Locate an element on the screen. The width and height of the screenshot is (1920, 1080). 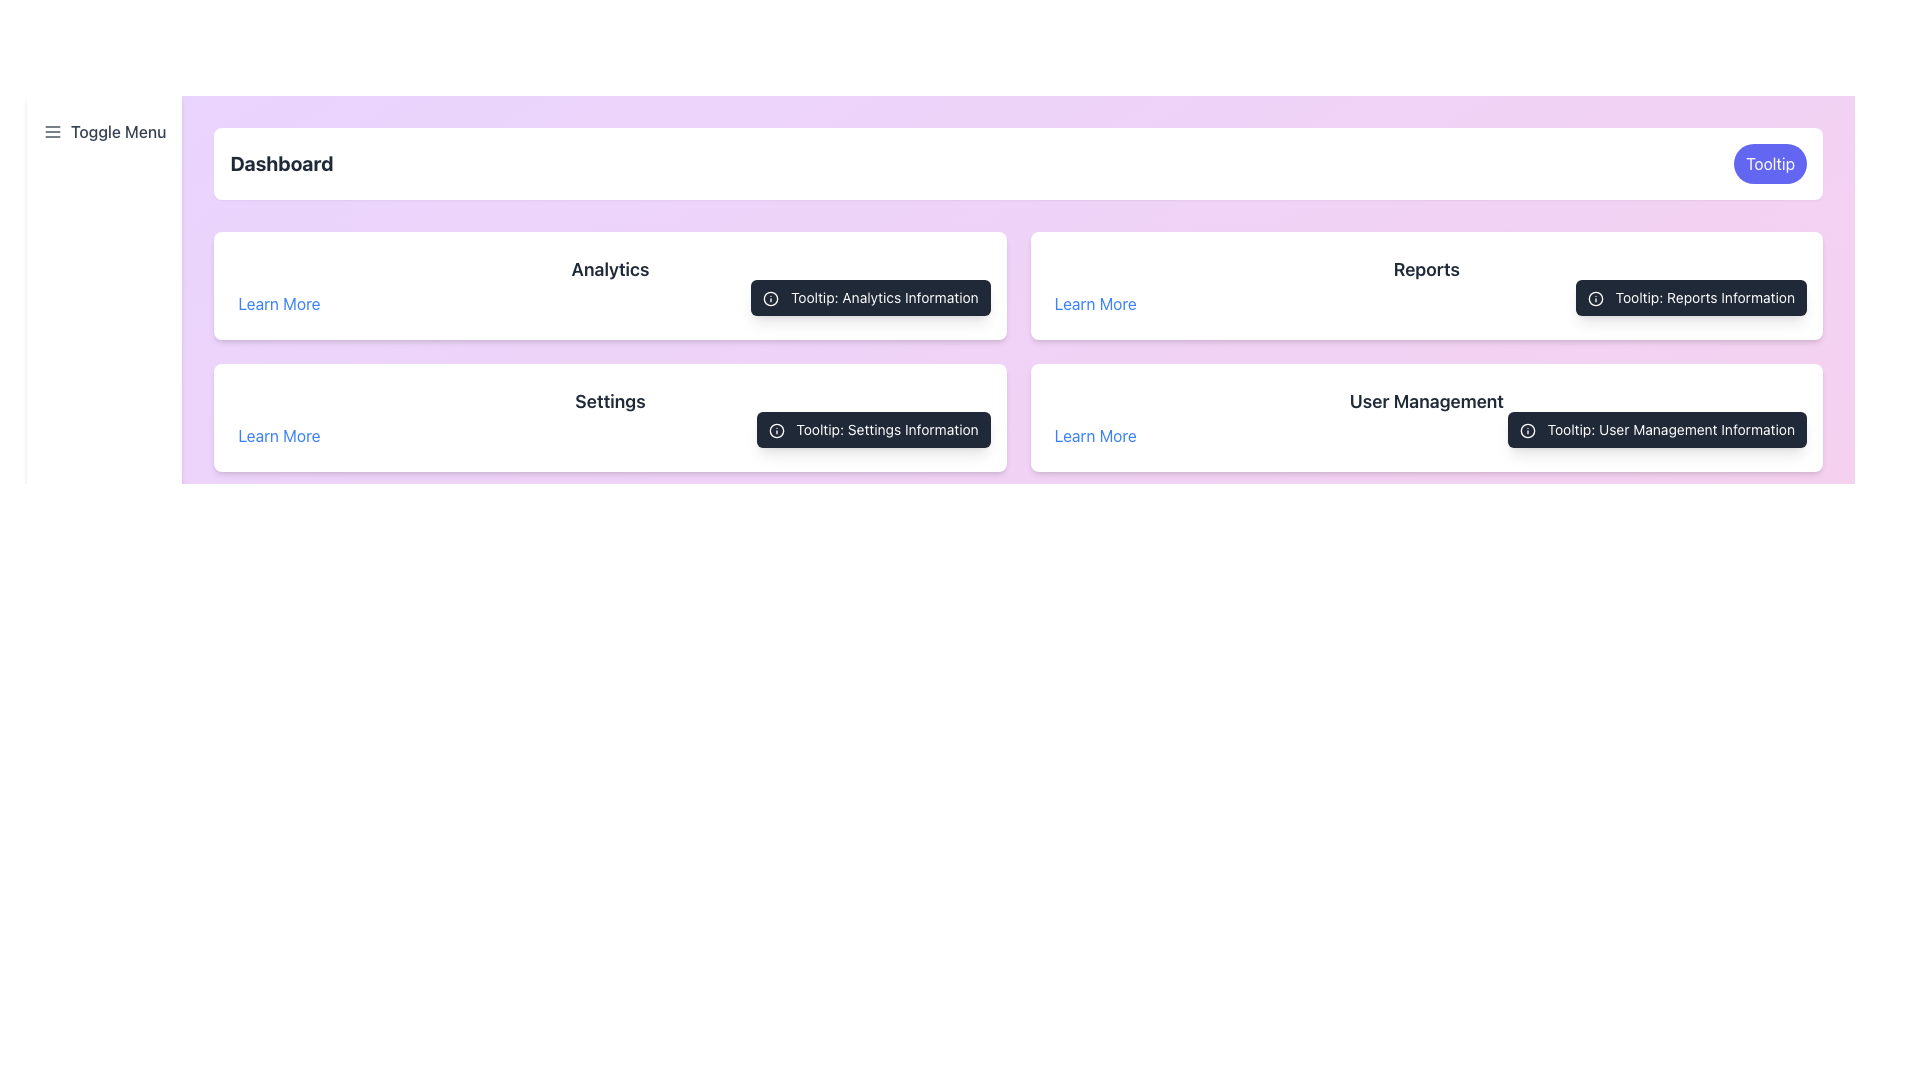
the tooltip element with the text 'Tooltip: User Management Information' located in the 'User Management' section, positioned towards the bottom right and next to the 'Learn More' link is located at coordinates (1657, 428).